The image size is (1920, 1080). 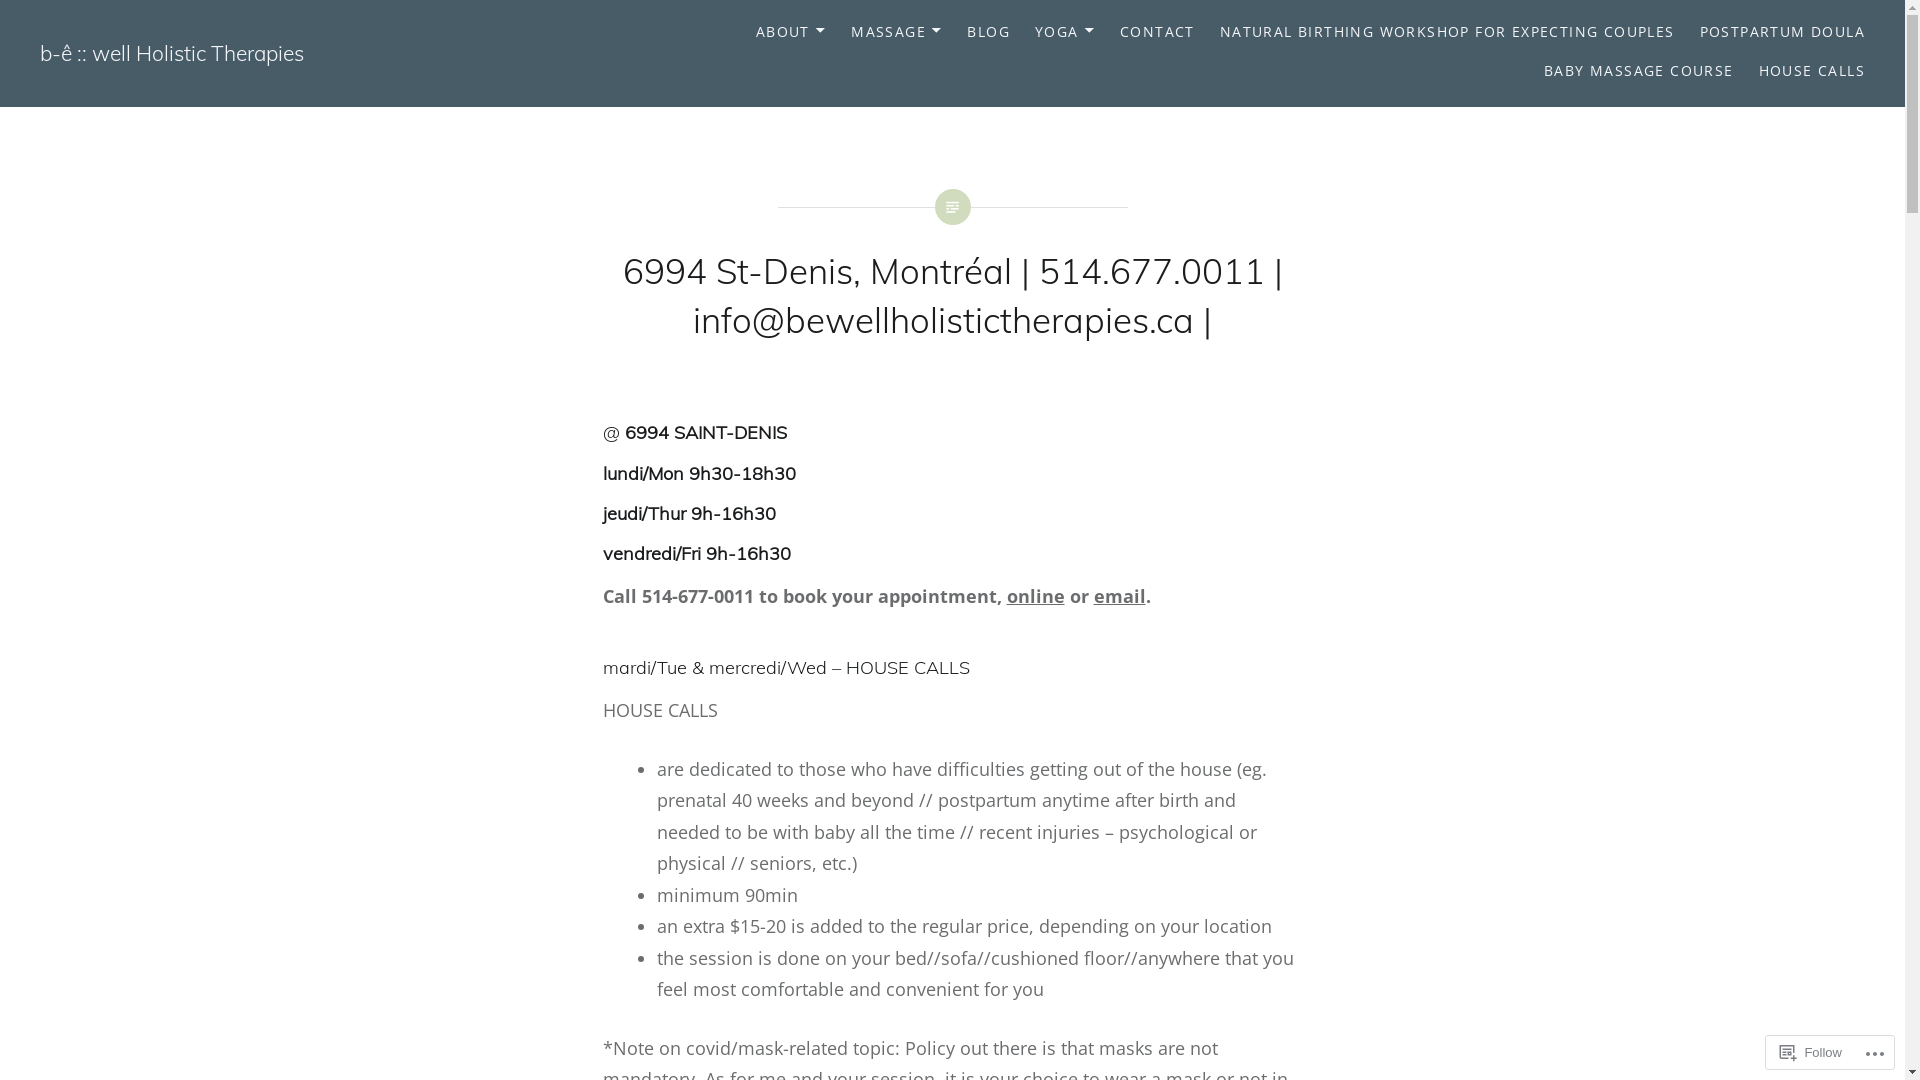 What do you see at coordinates (1543, 70) in the screenshot?
I see `'BABY MASSAGE COURSE'` at bounding box center [1543, 70].